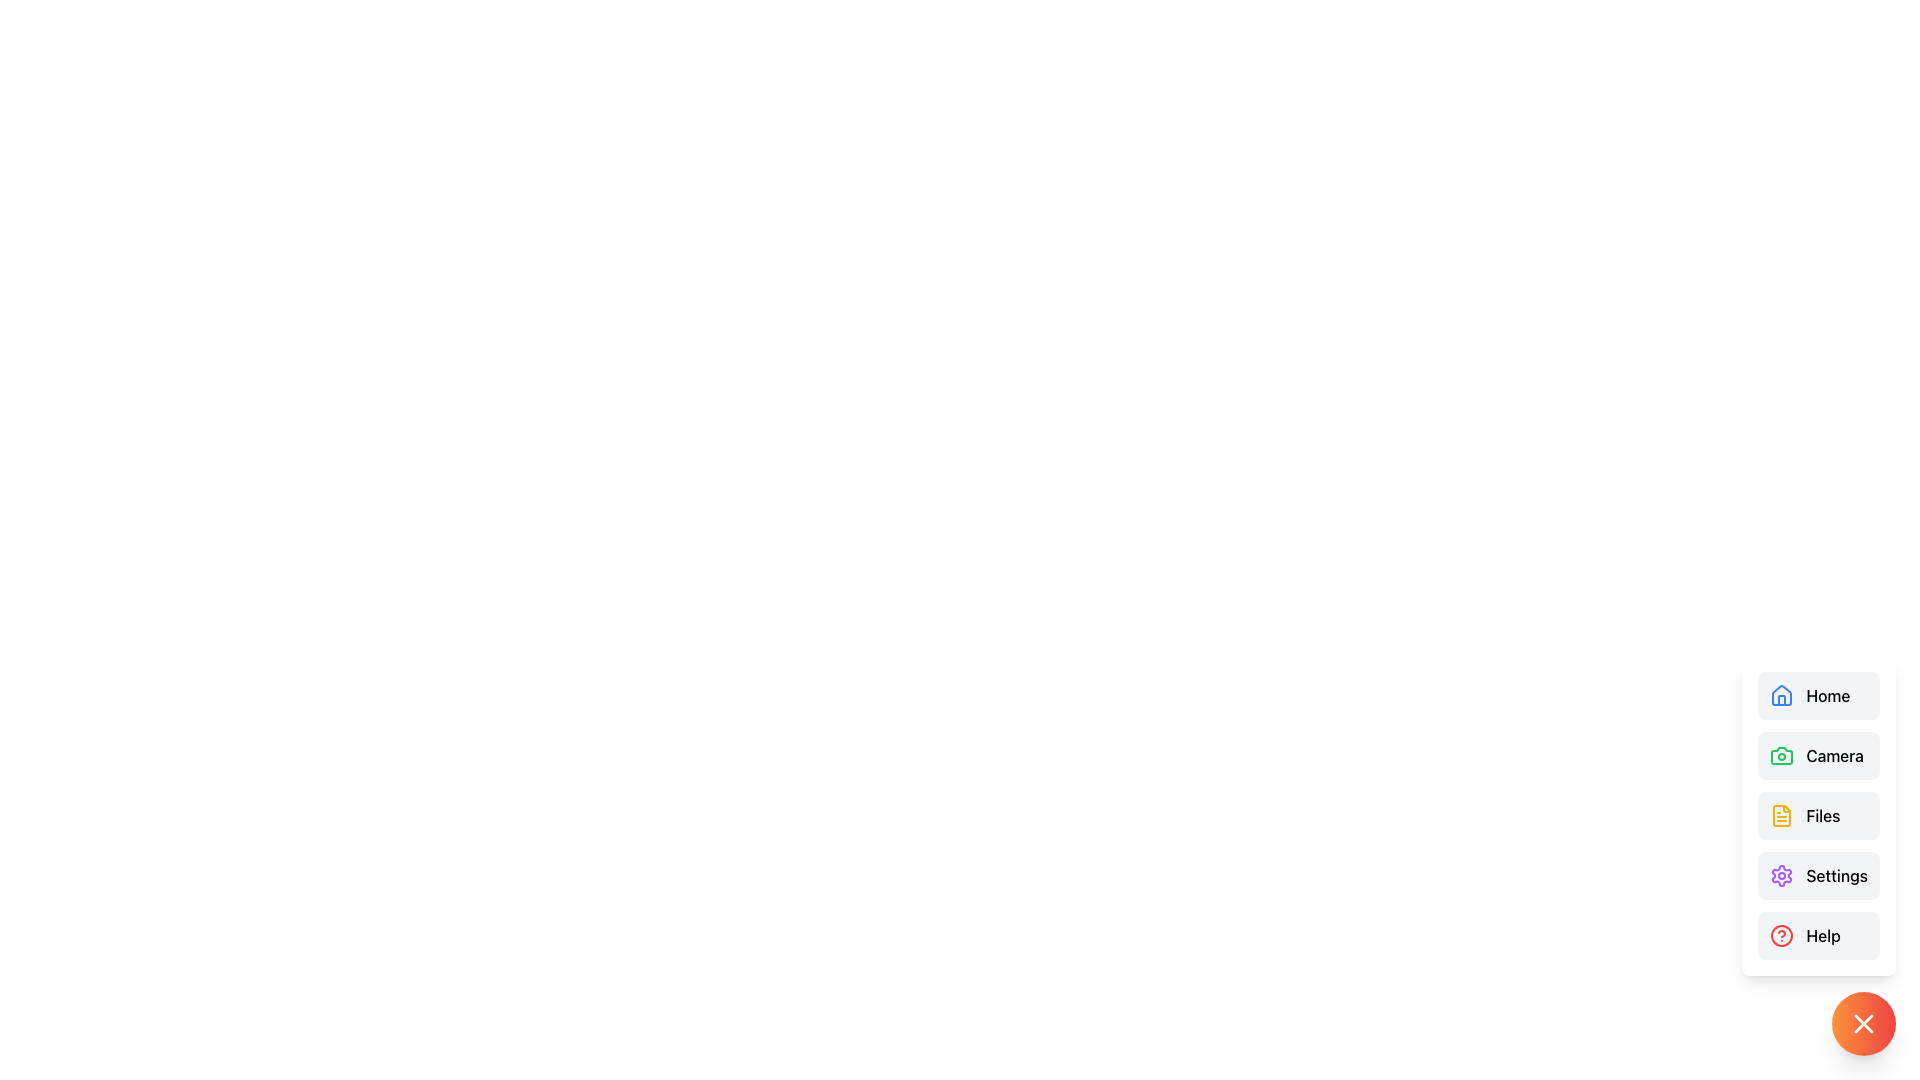 Image resolution: width=1920 pixels, height=1080 pixels. What do you see at coordinates (1828, 694) in the screenshot?
I see `label that says 'Home' located in the sidebar menu, adjacent to a blue home icon` at bounding box center [1828, 694].